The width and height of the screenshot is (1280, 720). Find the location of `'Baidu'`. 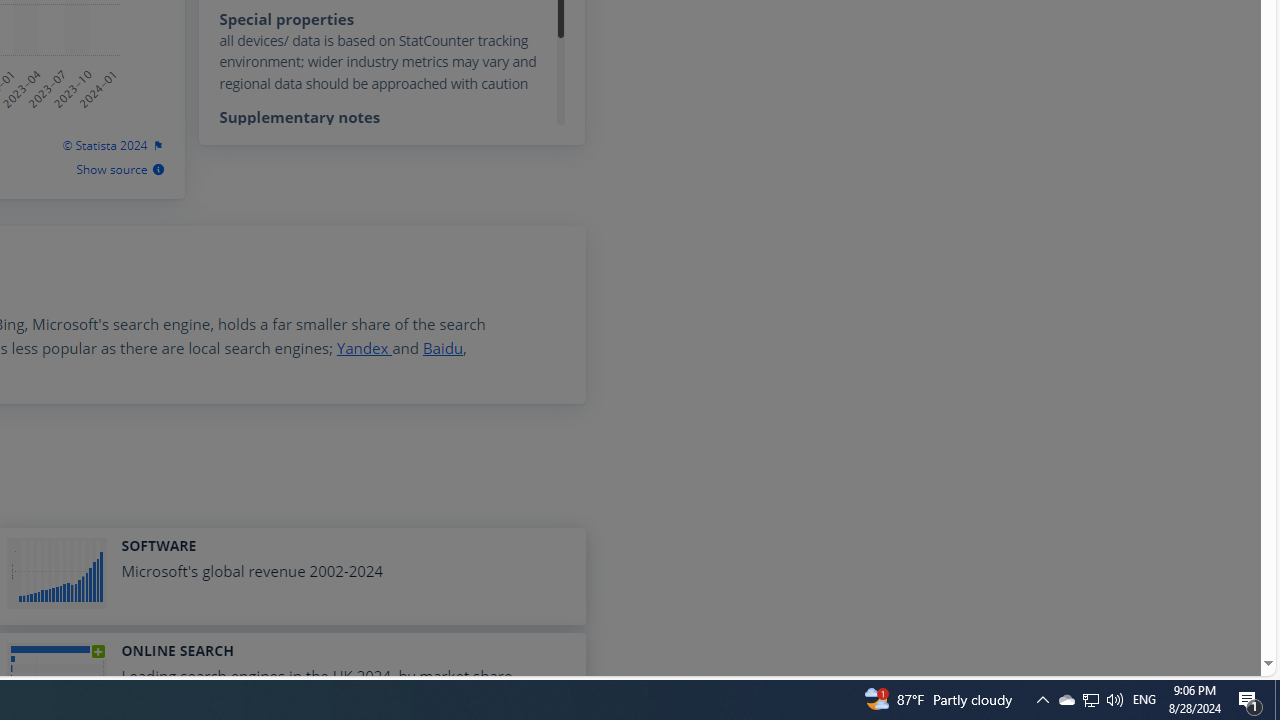

'Baidu' is located at coordinates (441, 347).